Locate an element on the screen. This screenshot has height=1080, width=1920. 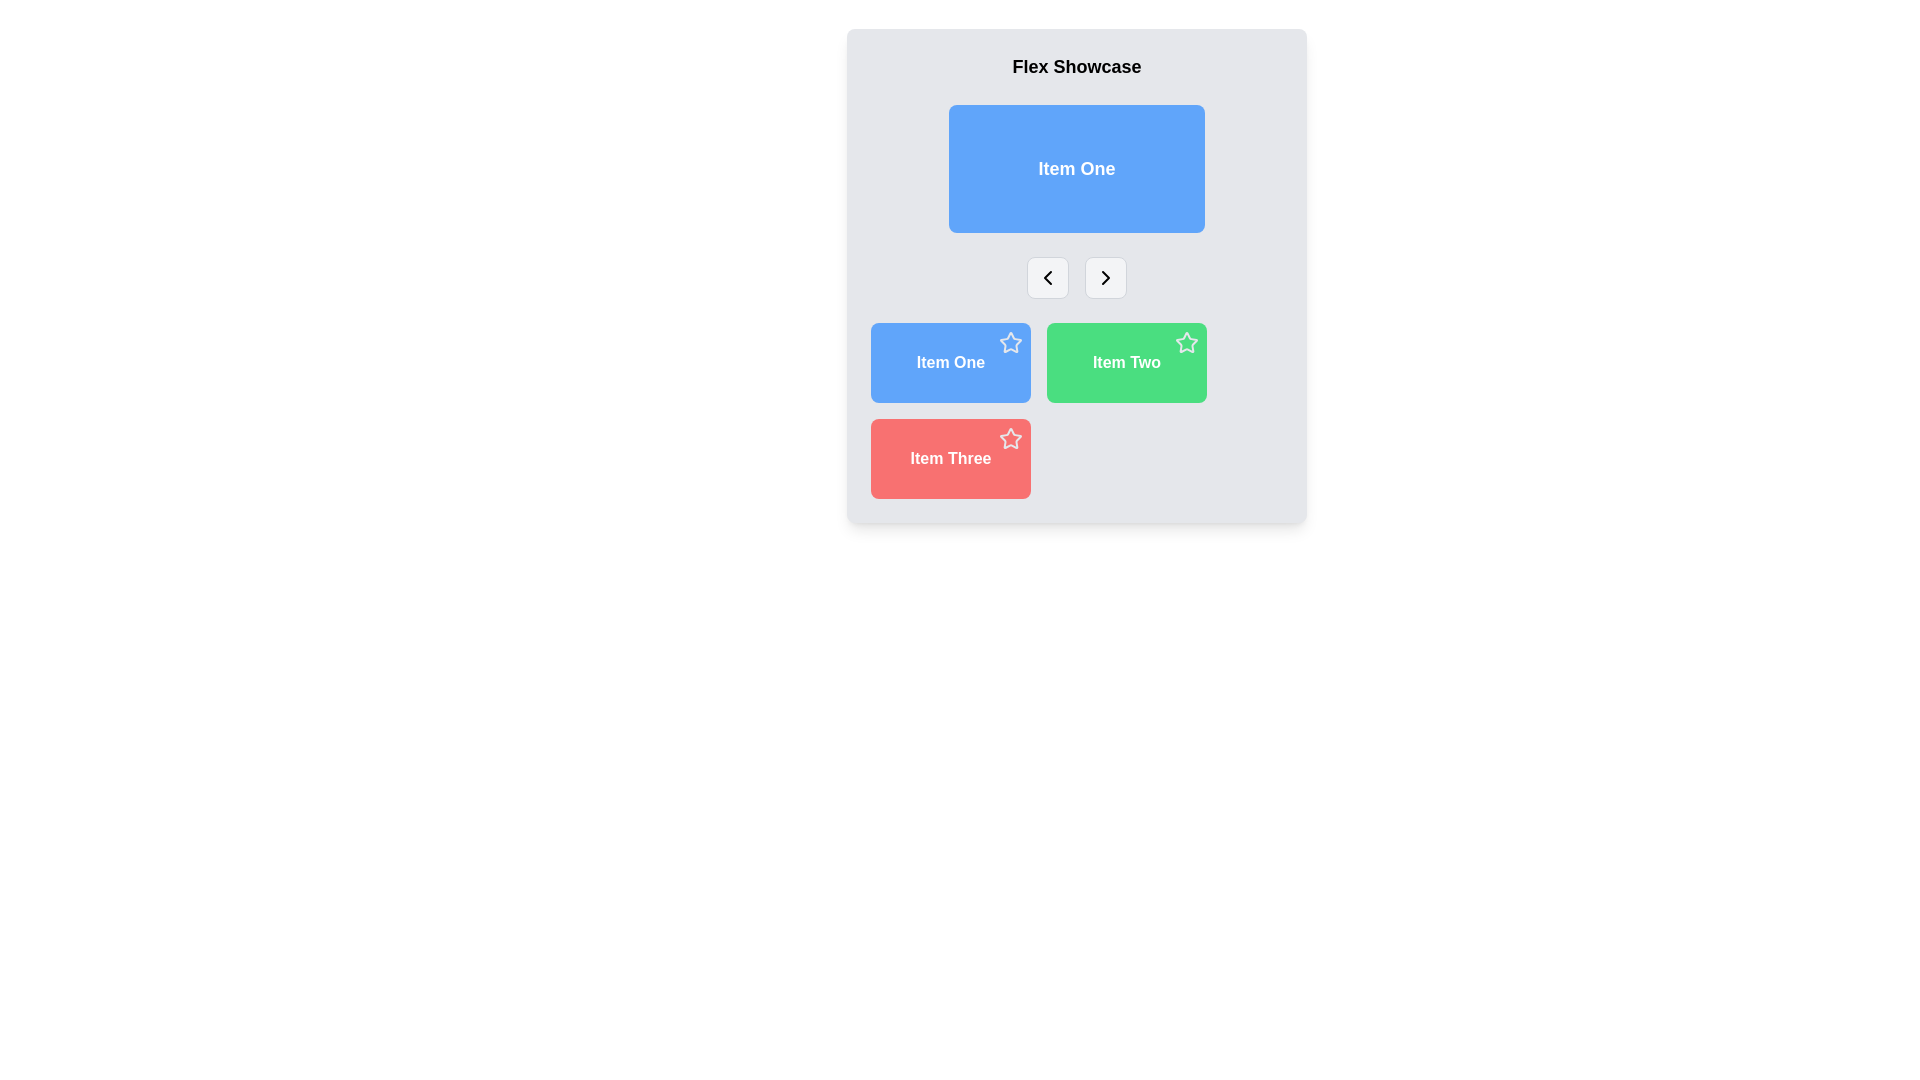
the star icon associated with 'Item Three' to mark or unmark it as a favorite is located at coordinates (1009, 437).